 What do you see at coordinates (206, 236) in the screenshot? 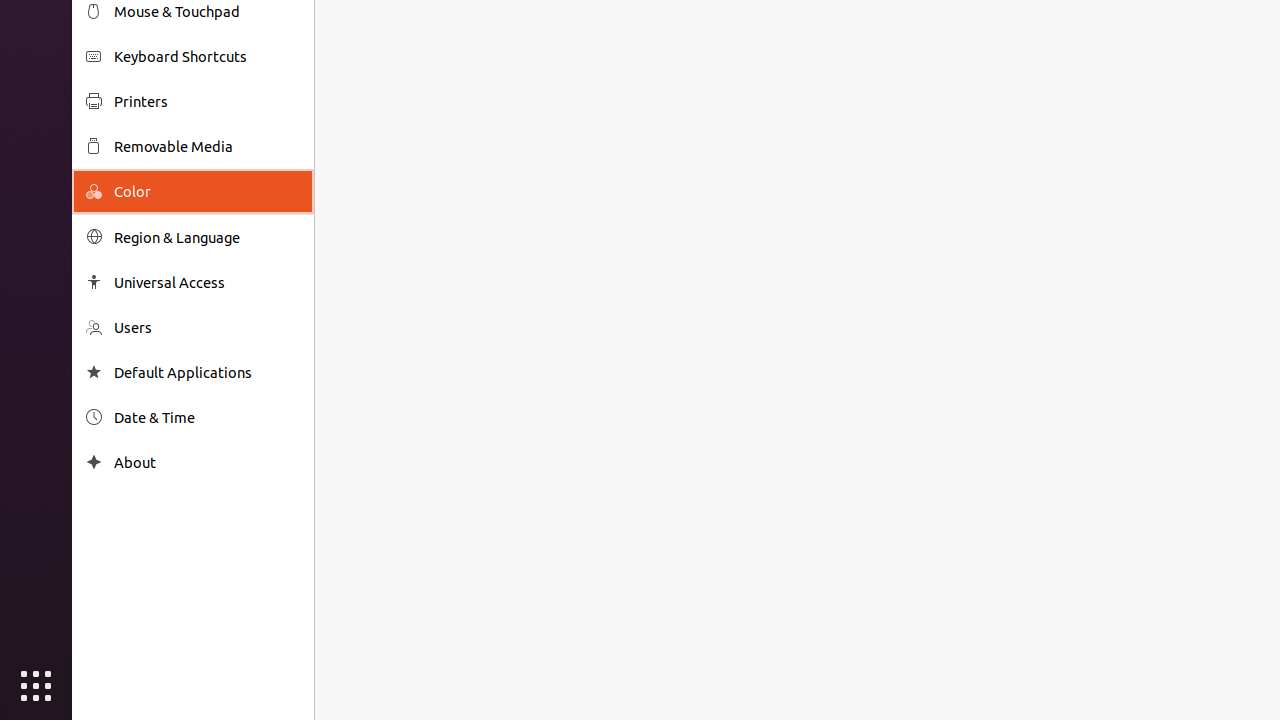
I see `'Region & Language'` at bounding box center [206, 236].